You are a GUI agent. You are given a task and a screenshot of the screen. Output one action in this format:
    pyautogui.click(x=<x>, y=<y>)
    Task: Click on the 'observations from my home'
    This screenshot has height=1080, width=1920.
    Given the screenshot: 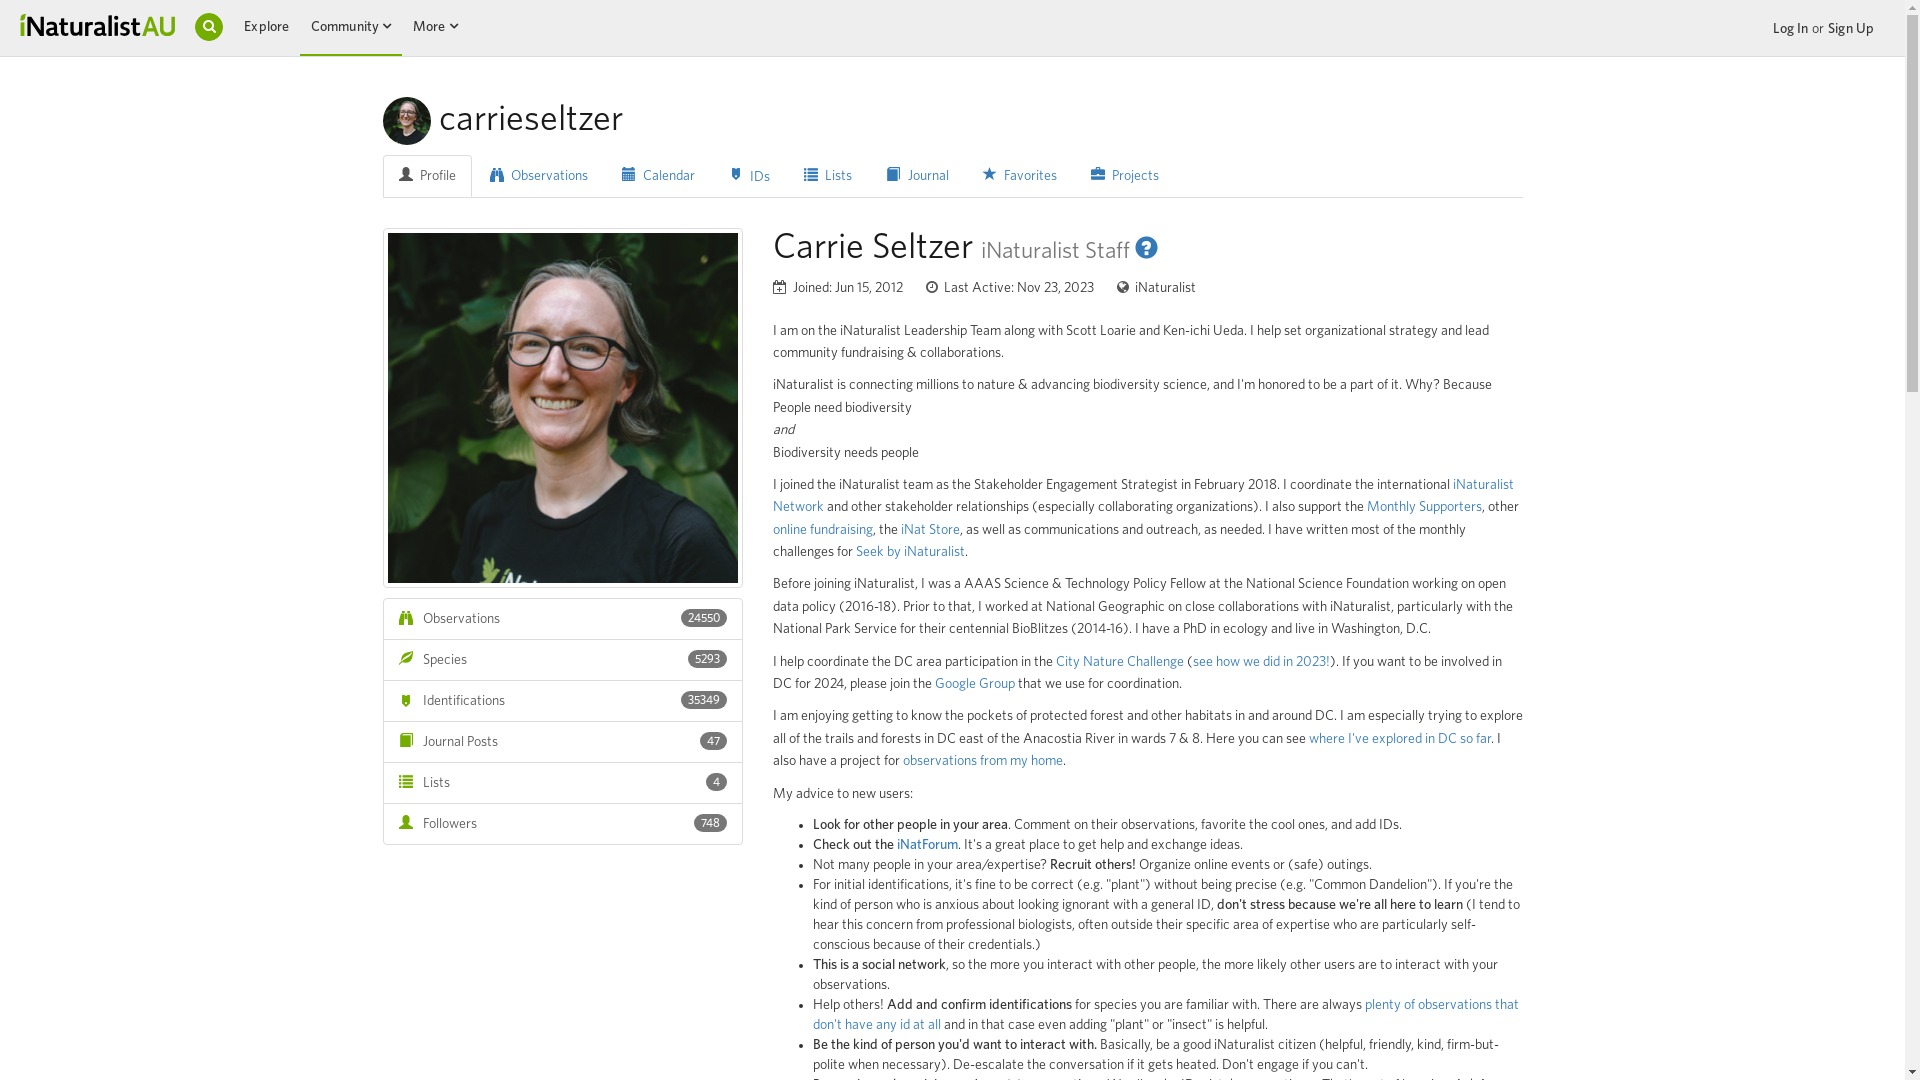 What is the action you would take?
    pyautogui.click(x=901, y=760)
    